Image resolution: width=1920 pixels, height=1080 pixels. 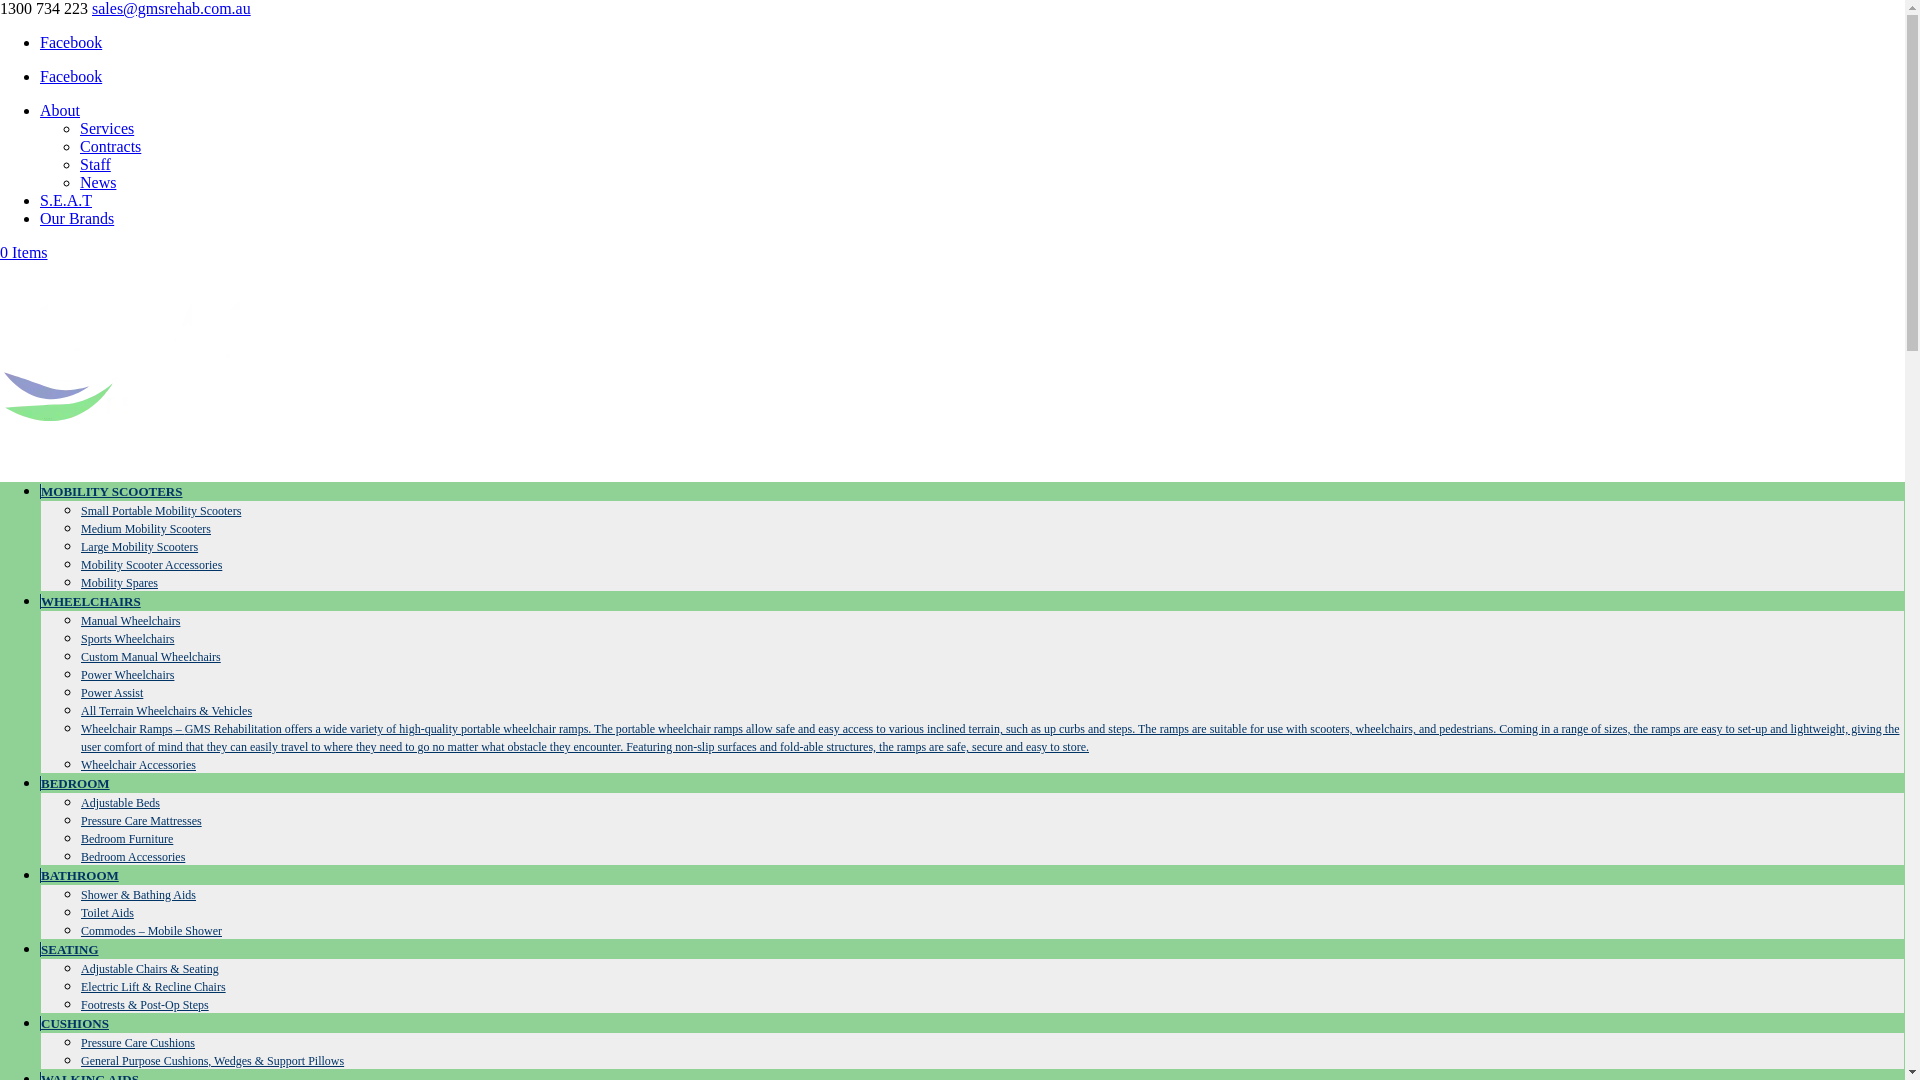 I want to click on 'Services', so click(x=105, y=128).